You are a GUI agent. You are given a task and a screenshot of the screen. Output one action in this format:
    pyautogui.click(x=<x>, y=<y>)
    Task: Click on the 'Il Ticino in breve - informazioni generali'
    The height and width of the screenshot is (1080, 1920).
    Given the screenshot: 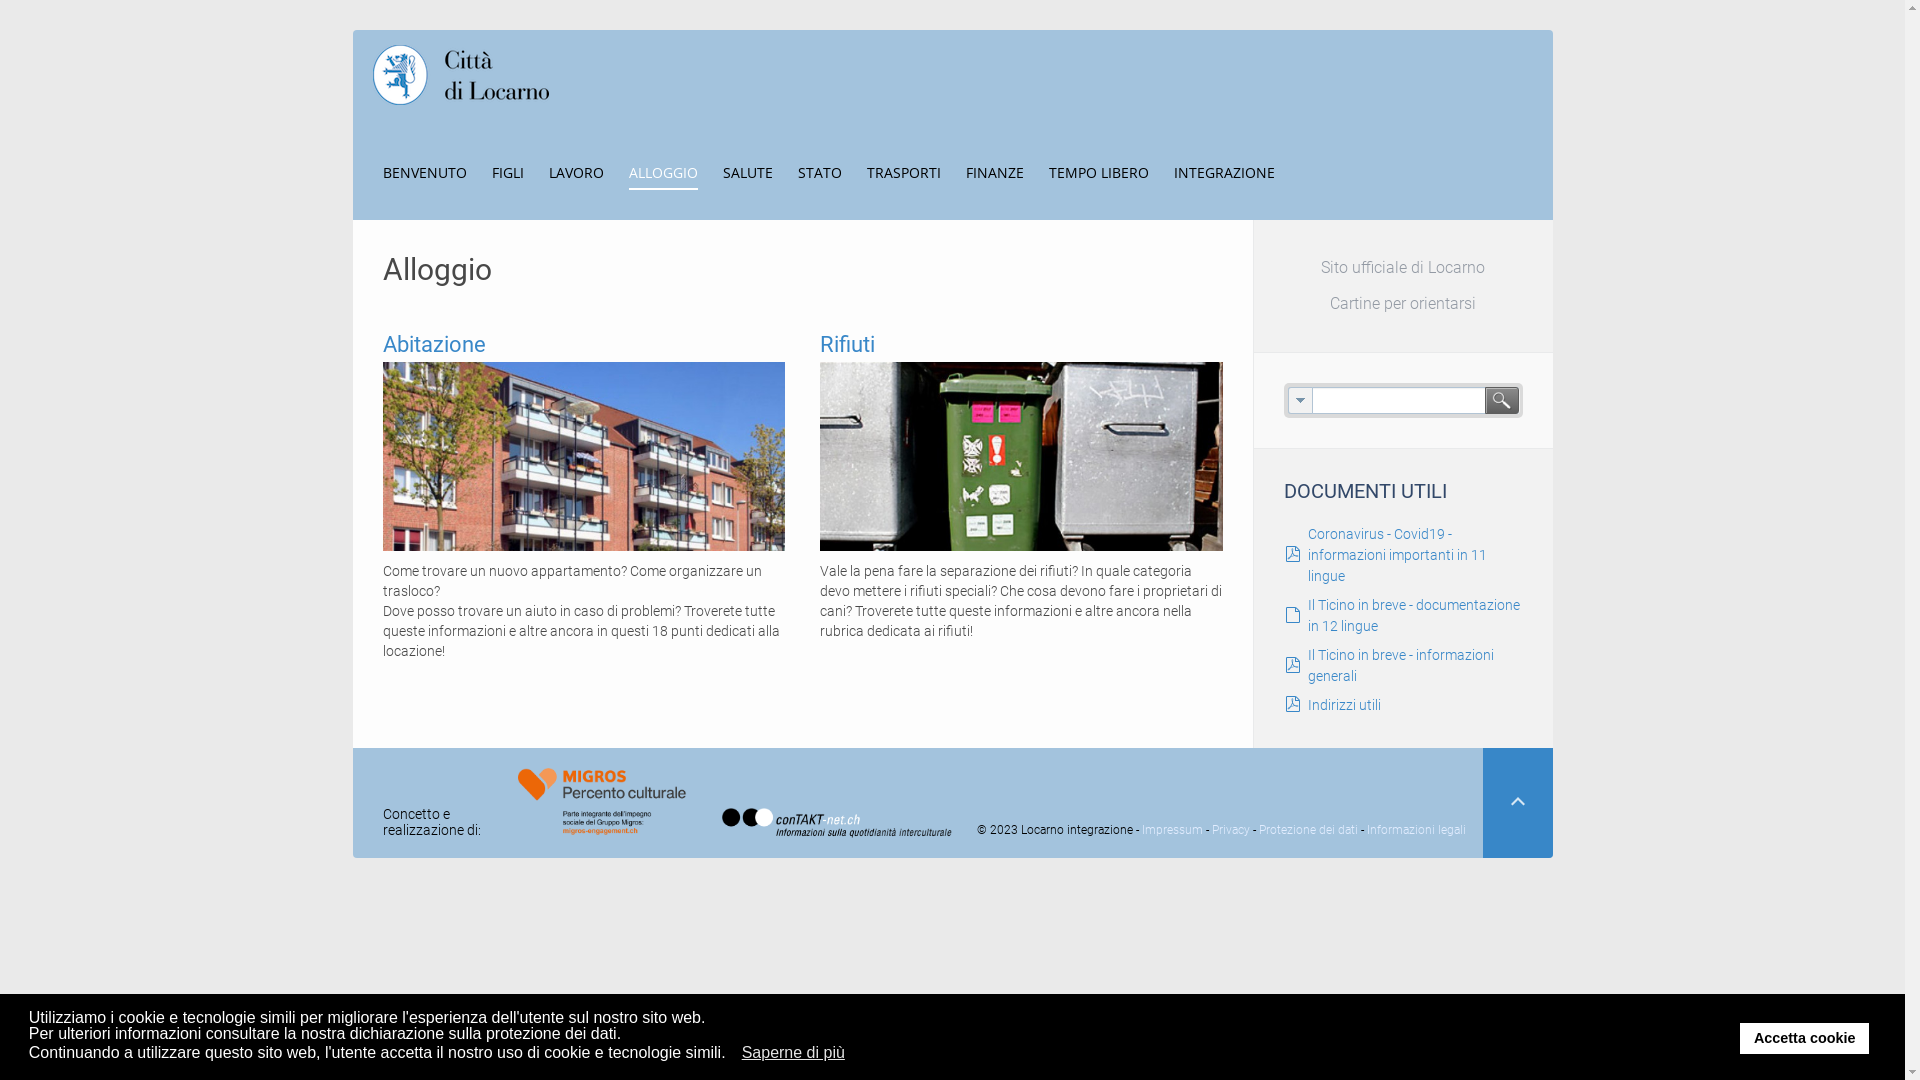 What is the action you would take?
    pyautogui.click(x=1400, y=665)
    